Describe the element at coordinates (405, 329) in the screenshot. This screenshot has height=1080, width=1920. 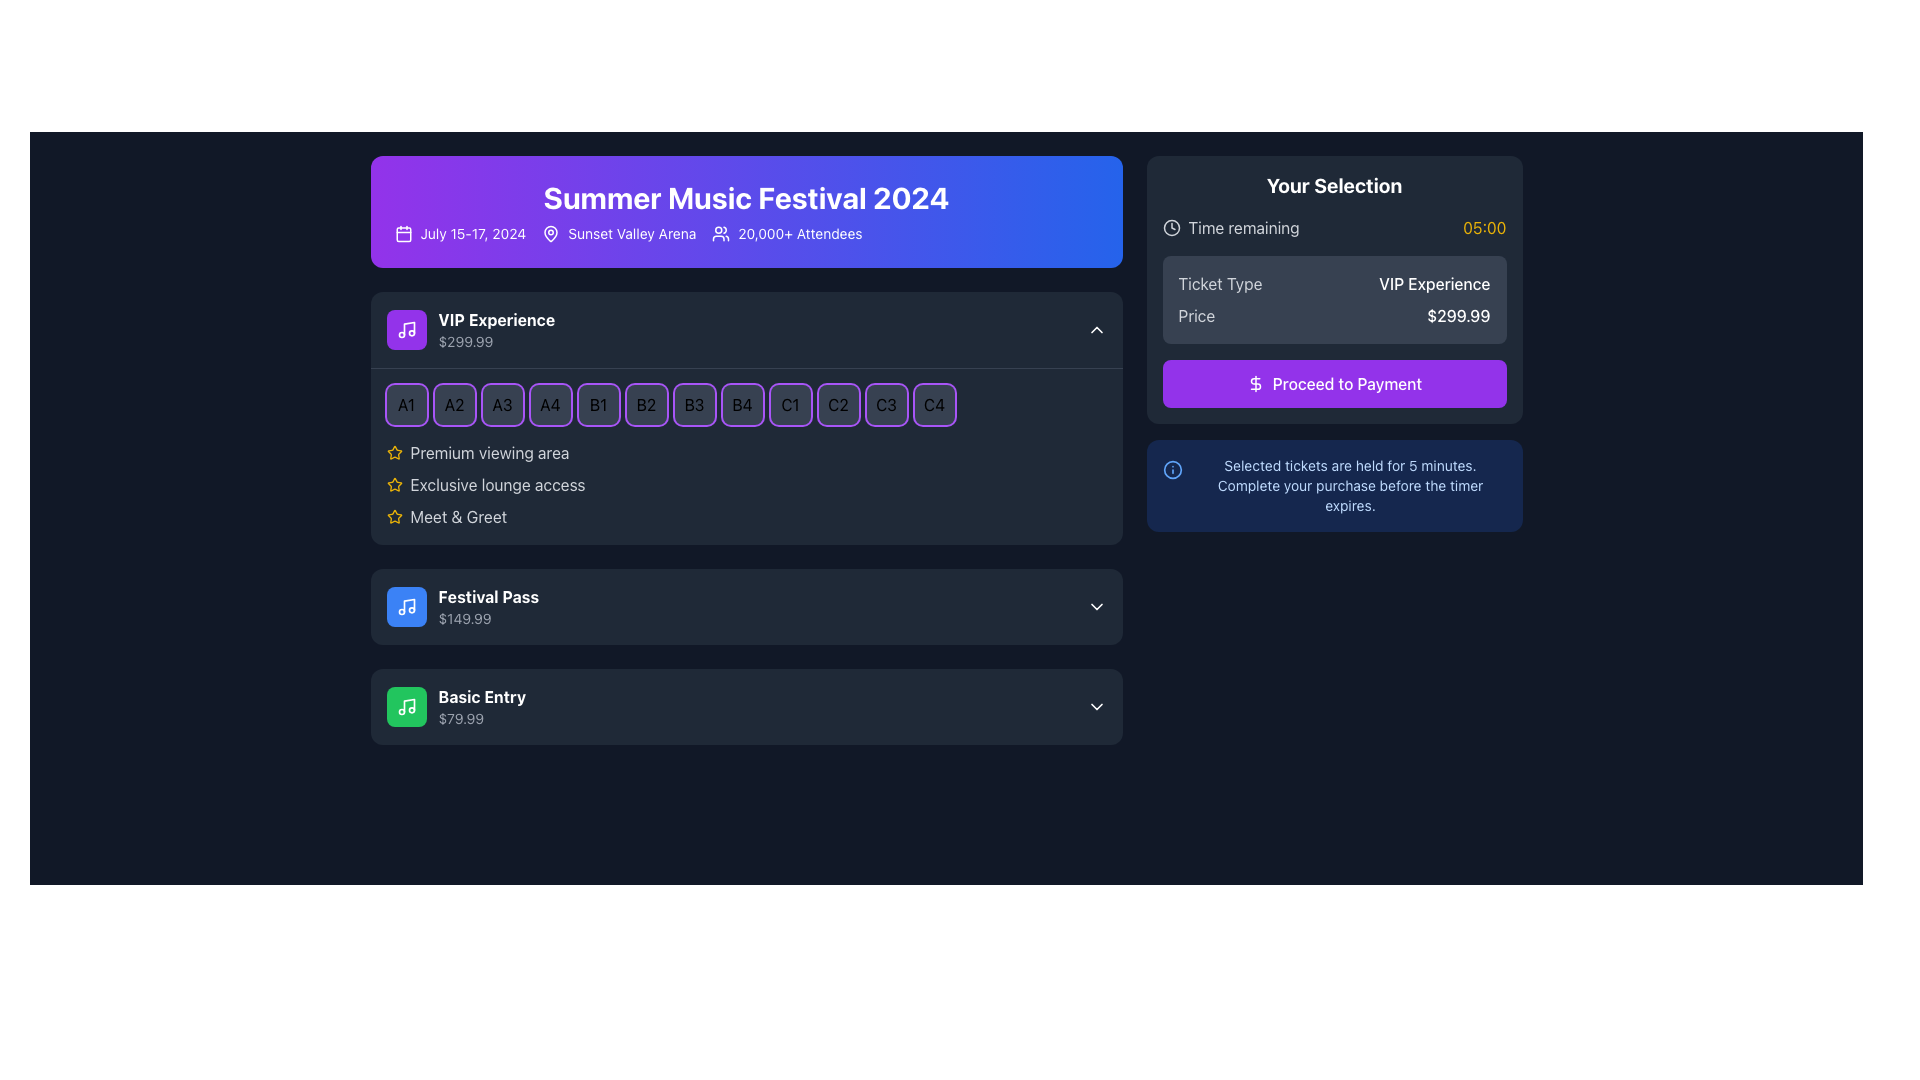
I see `the purple square-shaped icon with rounded corners and a centered white music note symbol located in the 'VIP Experience' section` at that location.